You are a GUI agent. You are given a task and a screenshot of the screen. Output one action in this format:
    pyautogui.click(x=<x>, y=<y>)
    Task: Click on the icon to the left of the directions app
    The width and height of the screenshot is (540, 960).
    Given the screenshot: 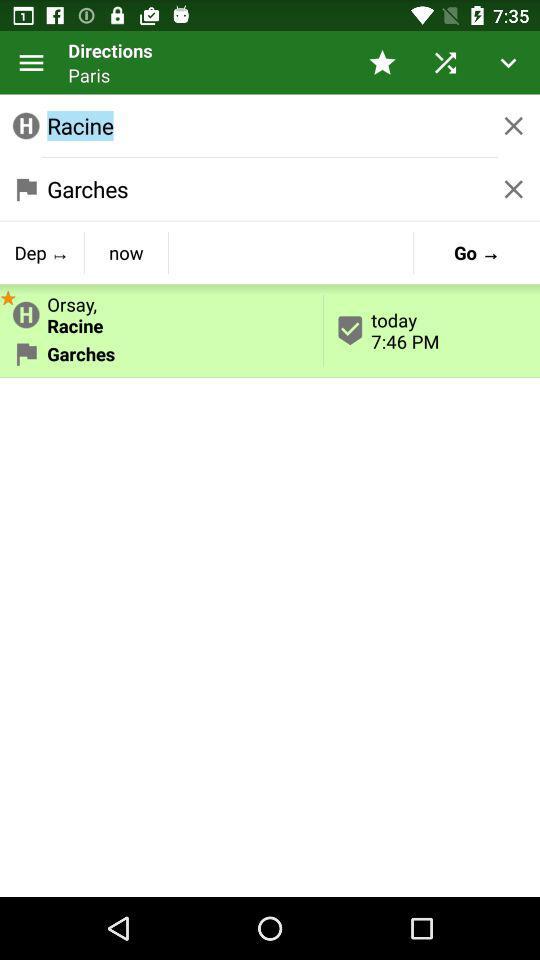 What is the action you would take?
    pyautogui.click(x=30, y=62)
    